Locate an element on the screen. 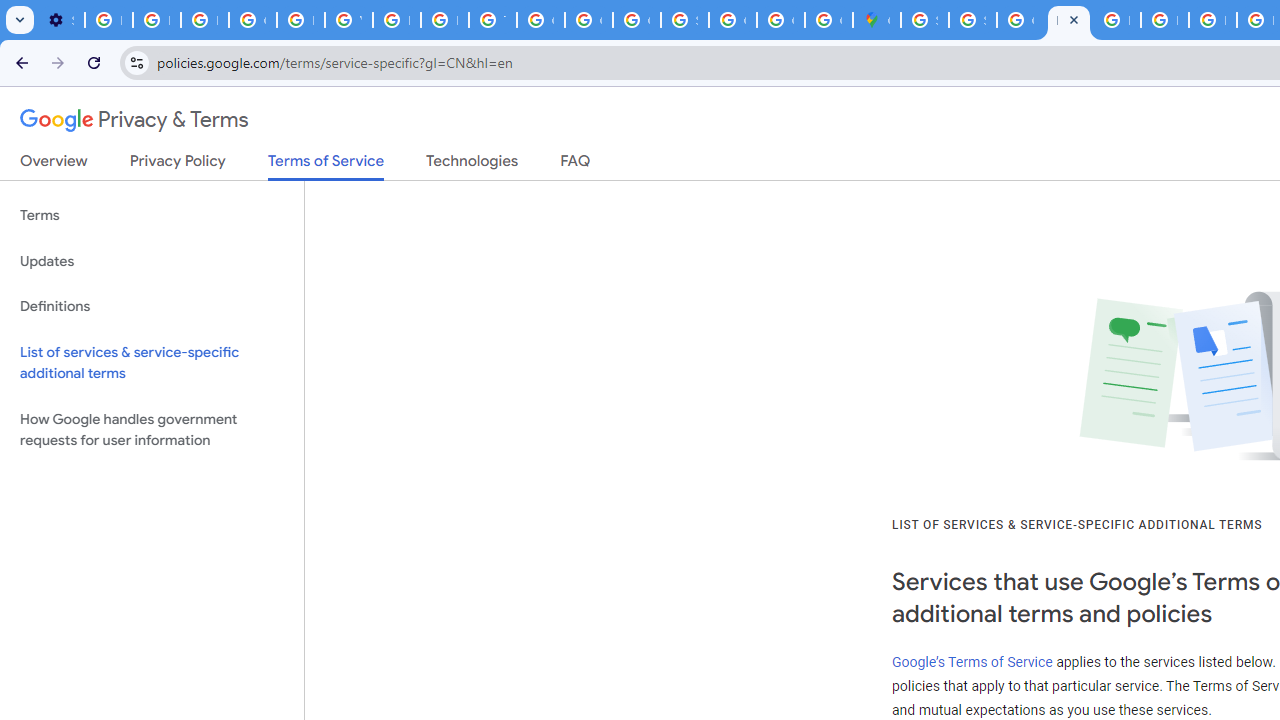 The width and height of the screenshot is (1280, 720). 'Blogger Policies and Guidelines - Transparency Center' is located at coordinates (1115, 20).